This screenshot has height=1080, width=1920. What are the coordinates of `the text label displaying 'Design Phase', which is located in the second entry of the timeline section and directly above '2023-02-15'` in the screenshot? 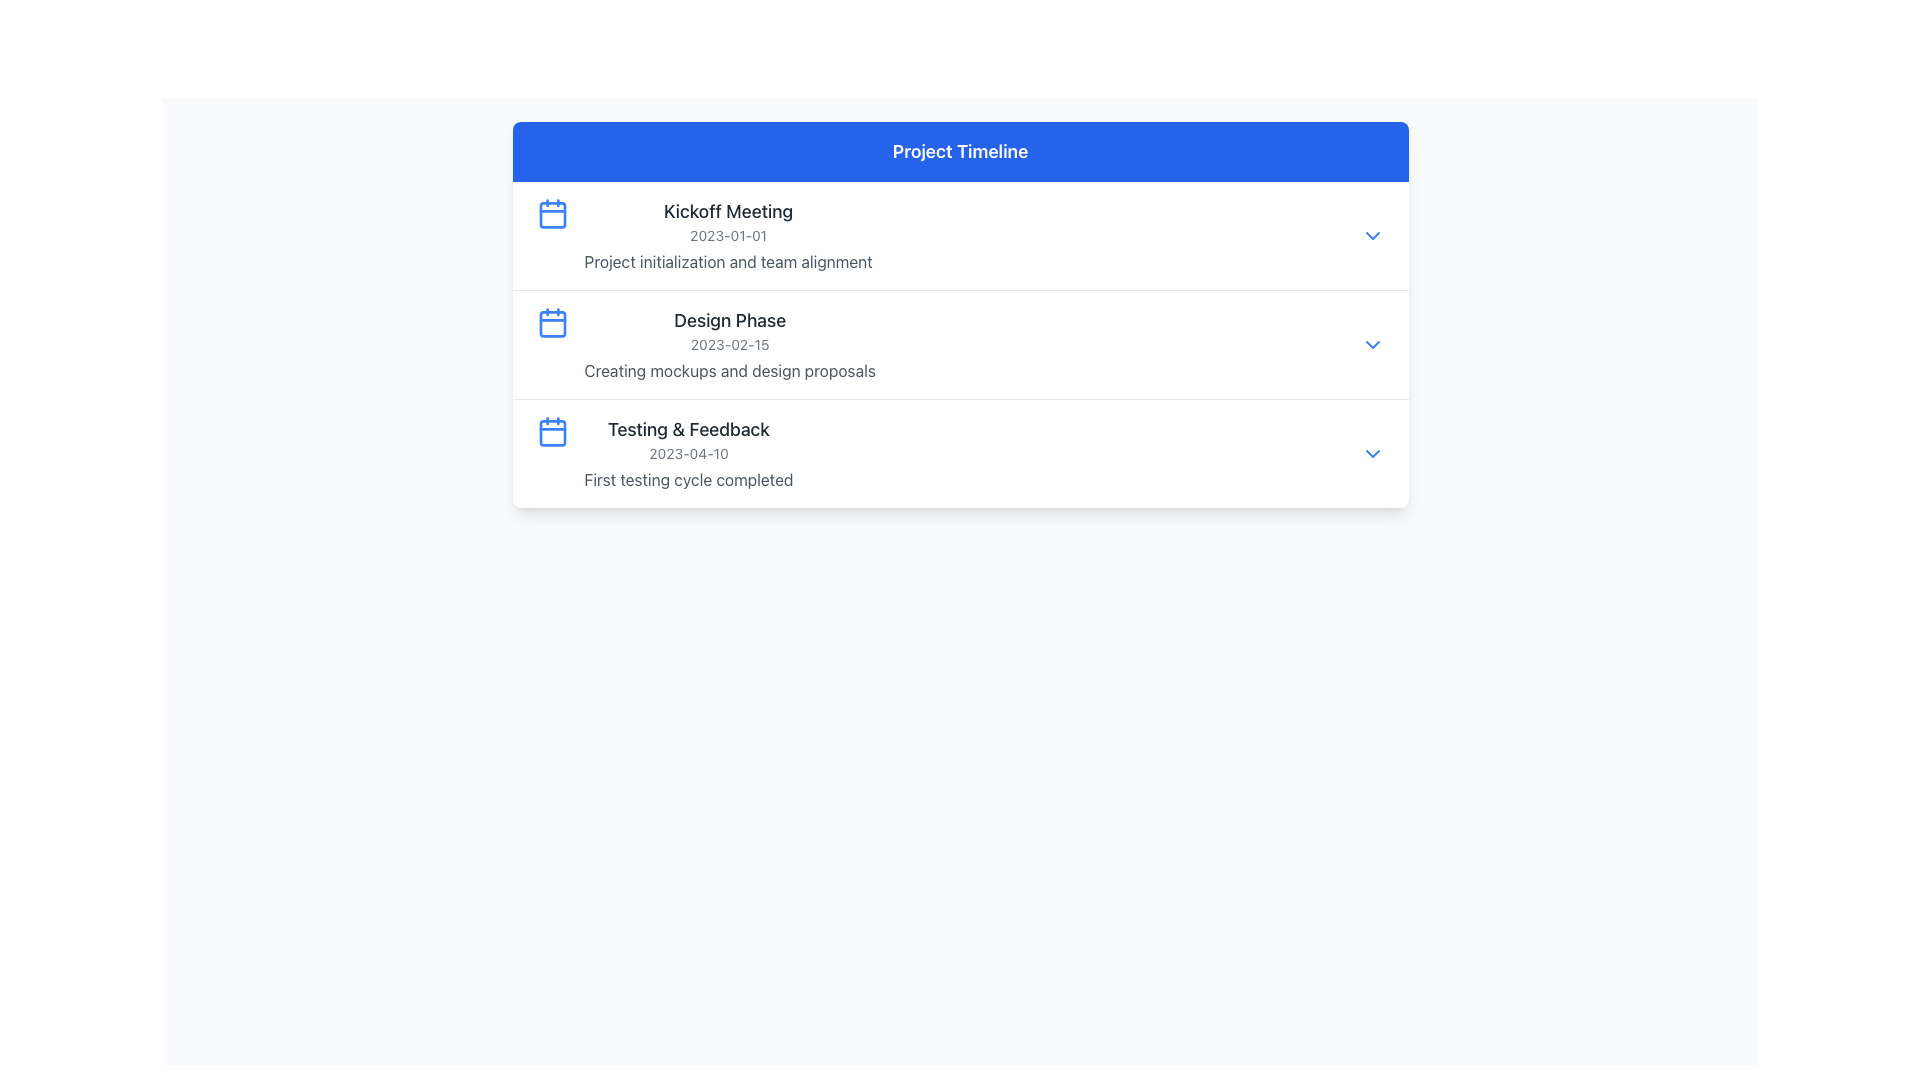 It's located at (729, 319).